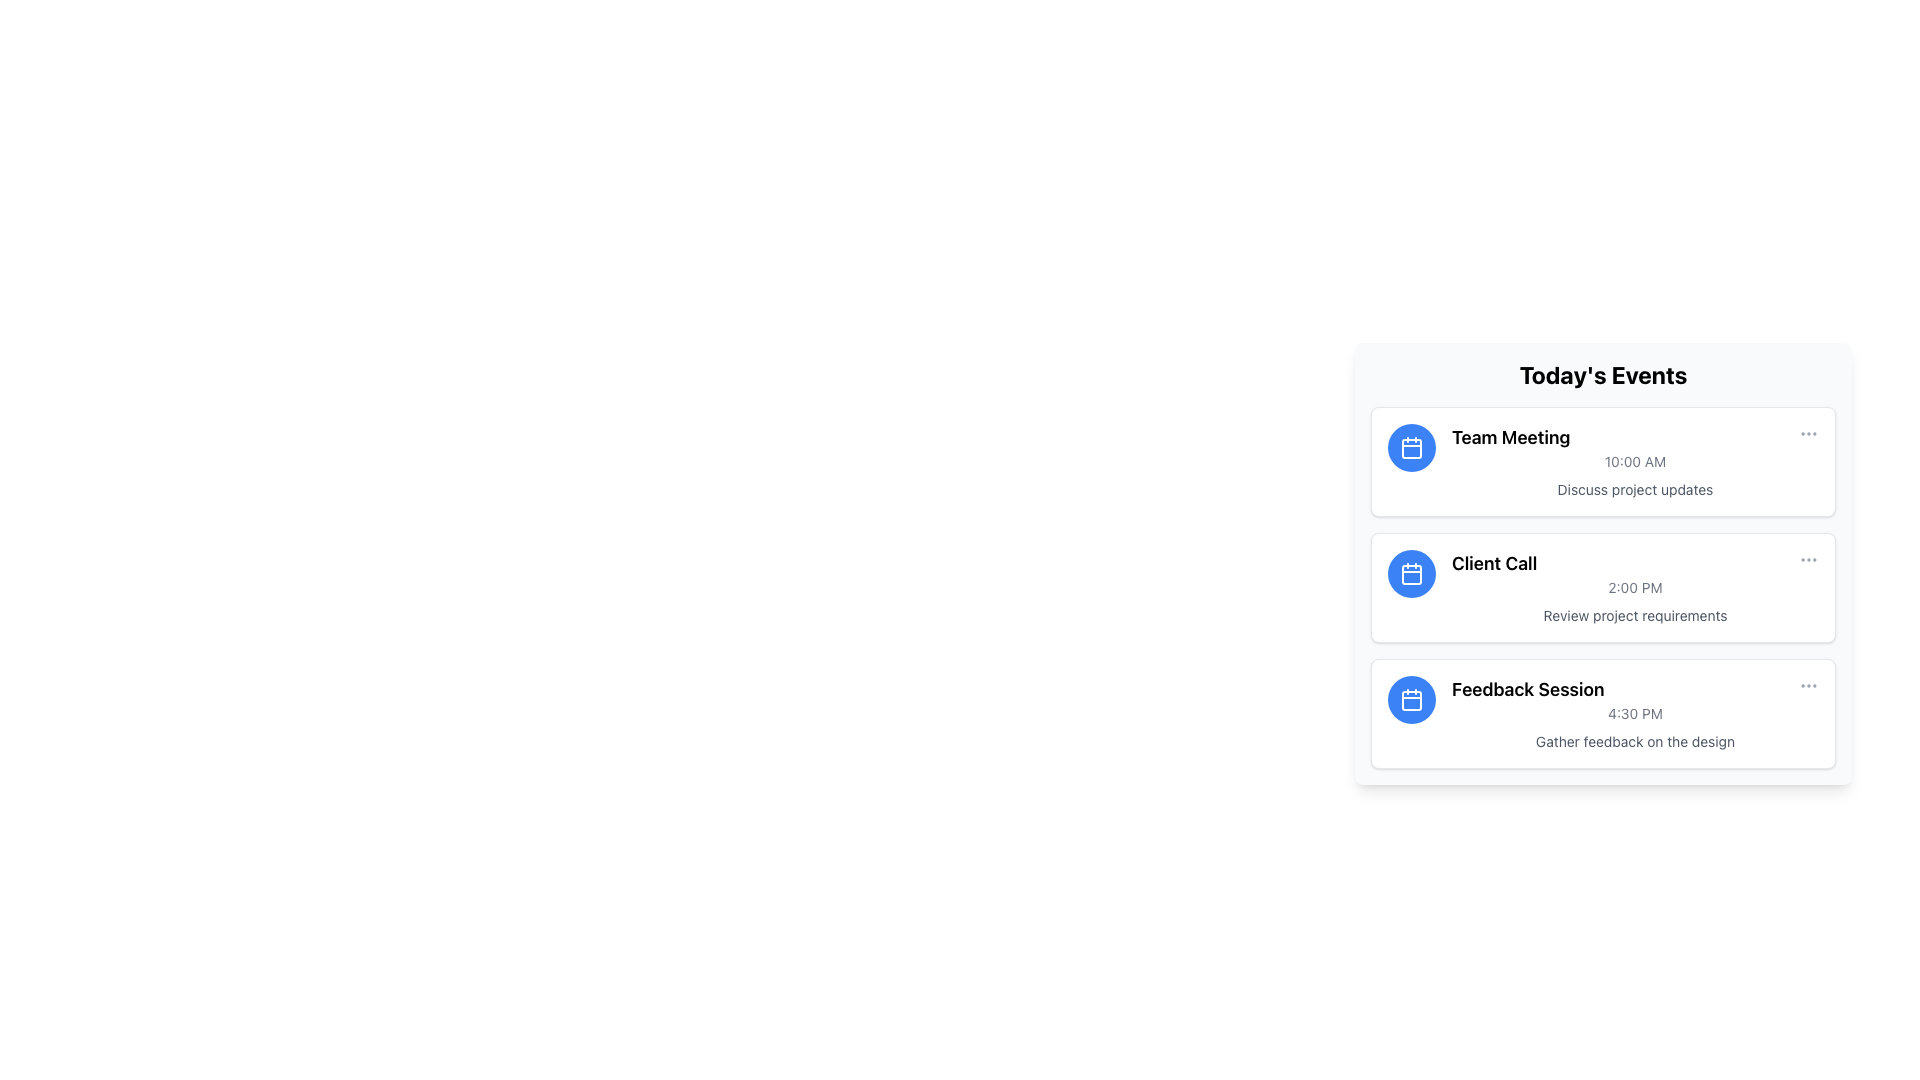  What do you see at coordinates (1635, 712) in the screenshot?
I see `the text label displaying '4:30 PM' located at the bottom-center of the event card titled 'Feedback Session'` at bounding box center [1635, 712].